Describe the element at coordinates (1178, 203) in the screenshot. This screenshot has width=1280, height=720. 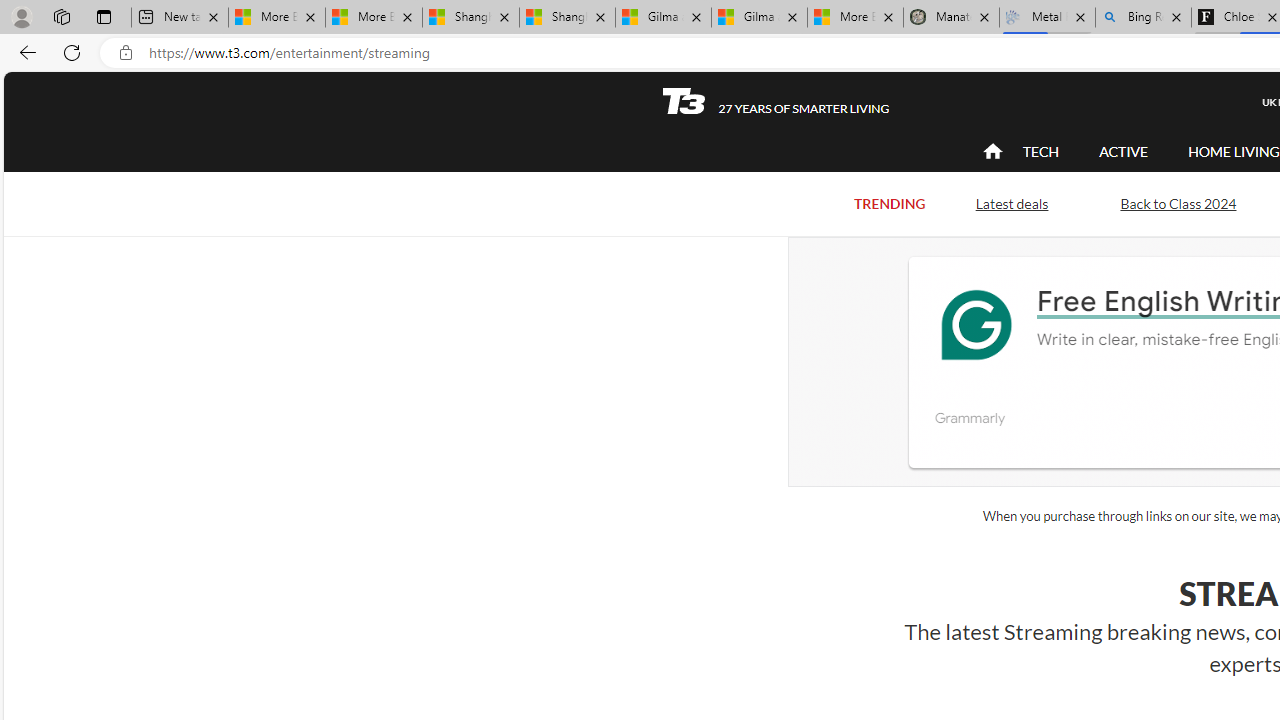
I see `'Back to Class 2024'` at that location.